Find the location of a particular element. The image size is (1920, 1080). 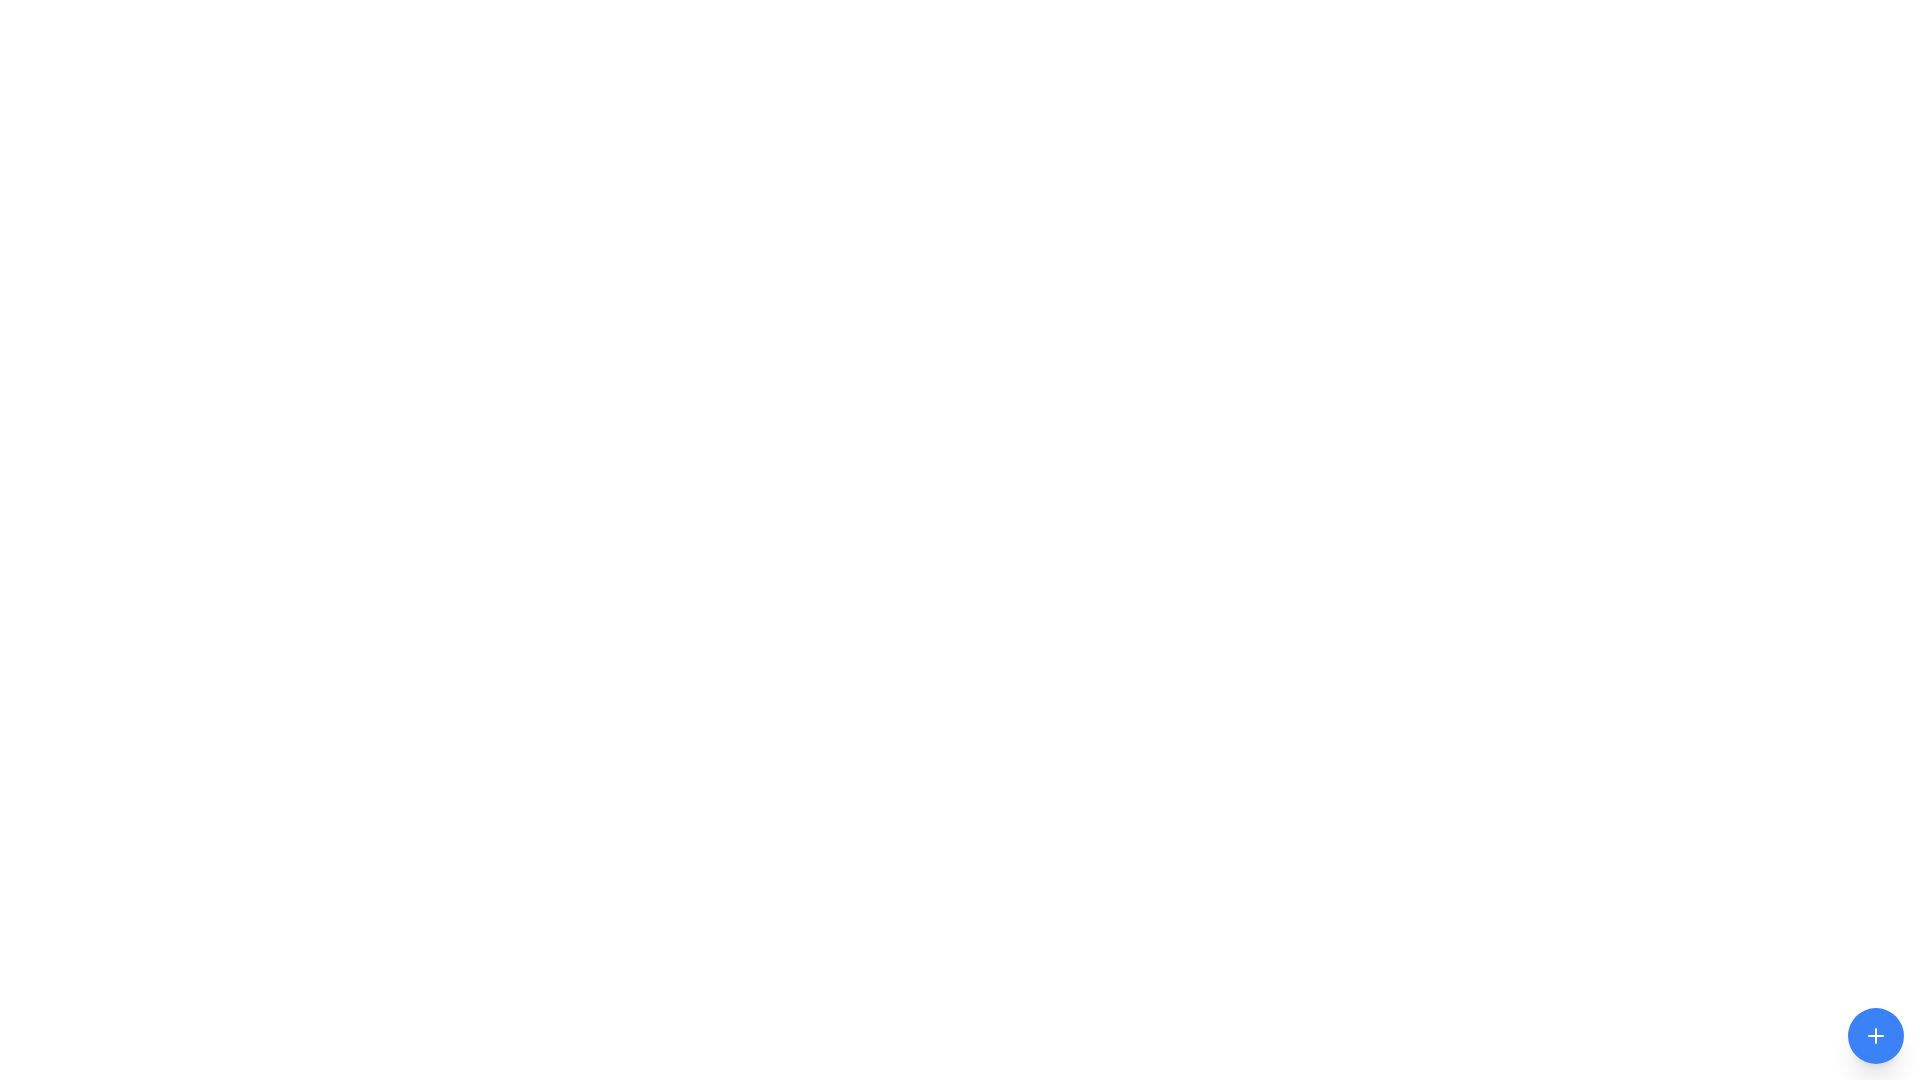

the circular blue button with a white plus icon in the bottom-right corner is located at coordinates (1875, 1035).